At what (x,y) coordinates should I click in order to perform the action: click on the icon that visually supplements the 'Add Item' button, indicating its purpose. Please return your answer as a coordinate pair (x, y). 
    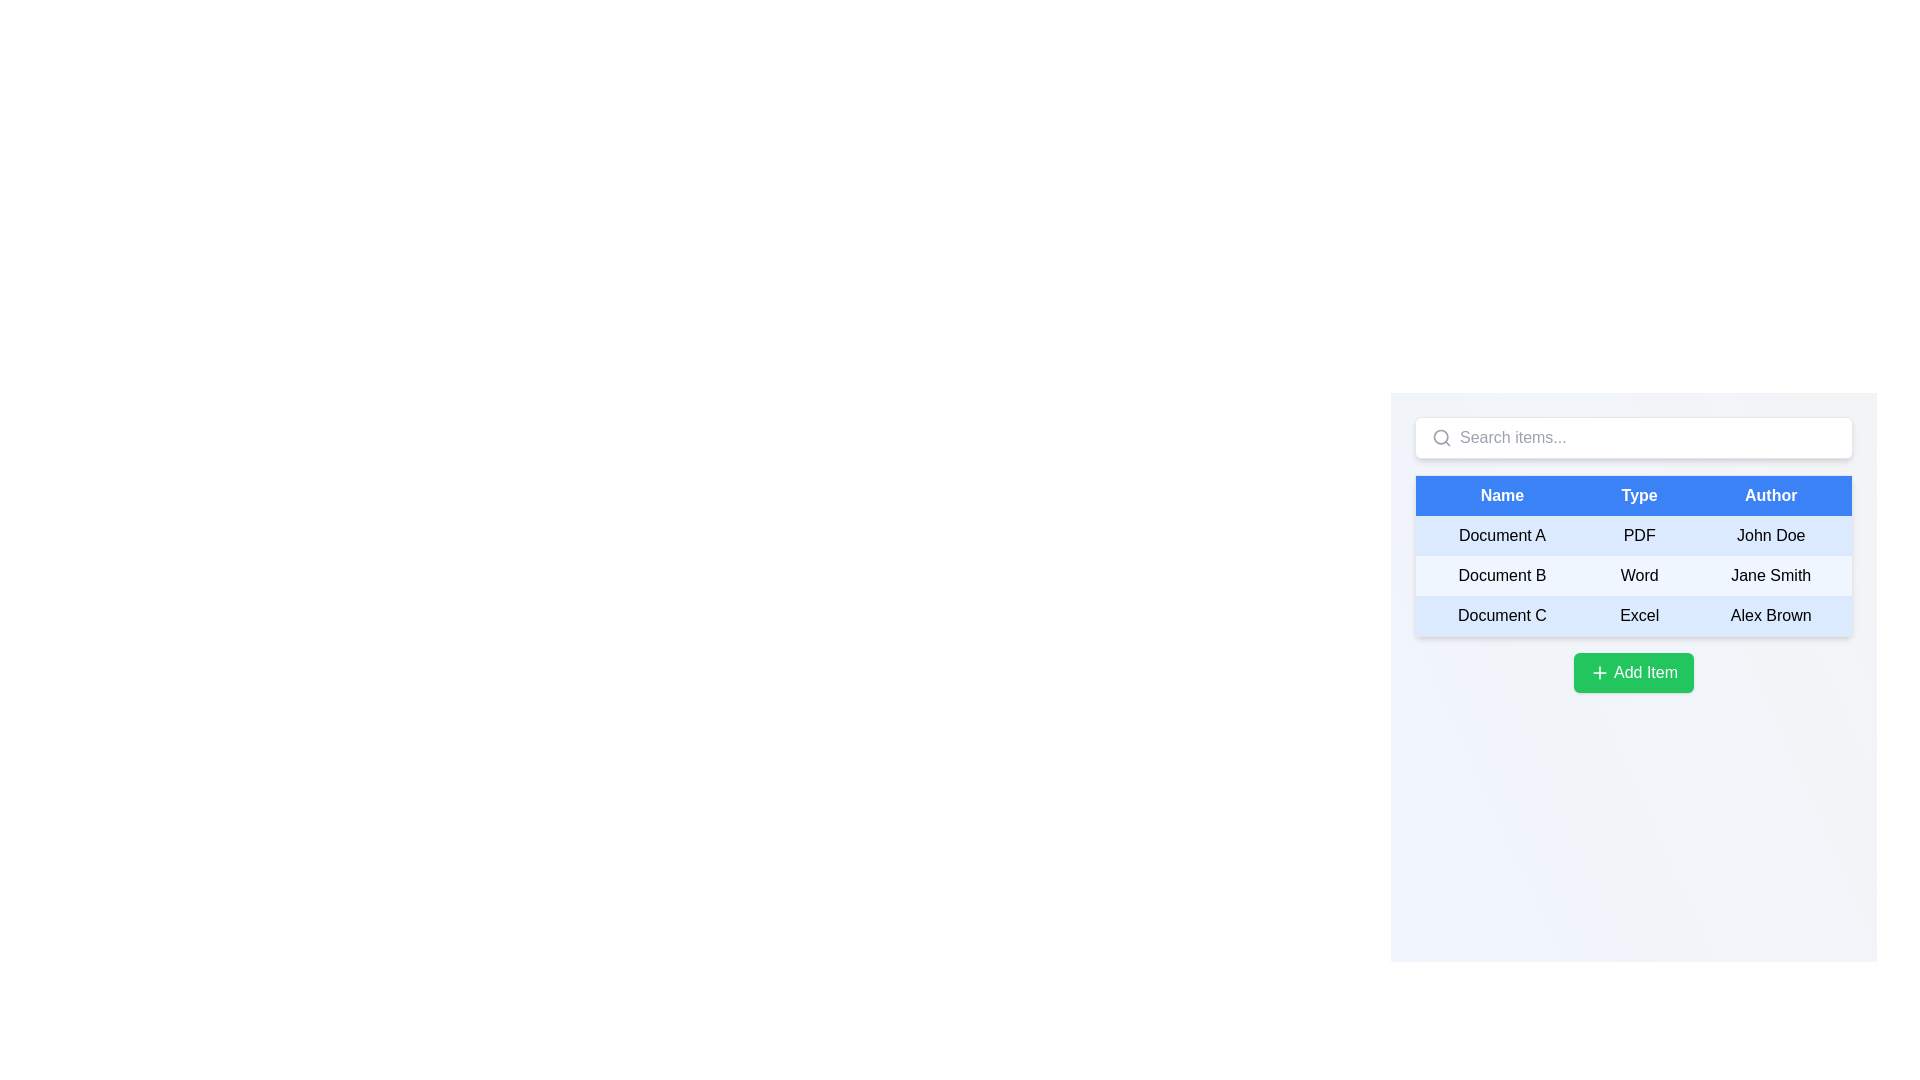
    Looking at the image, I should click on (1598, 672).